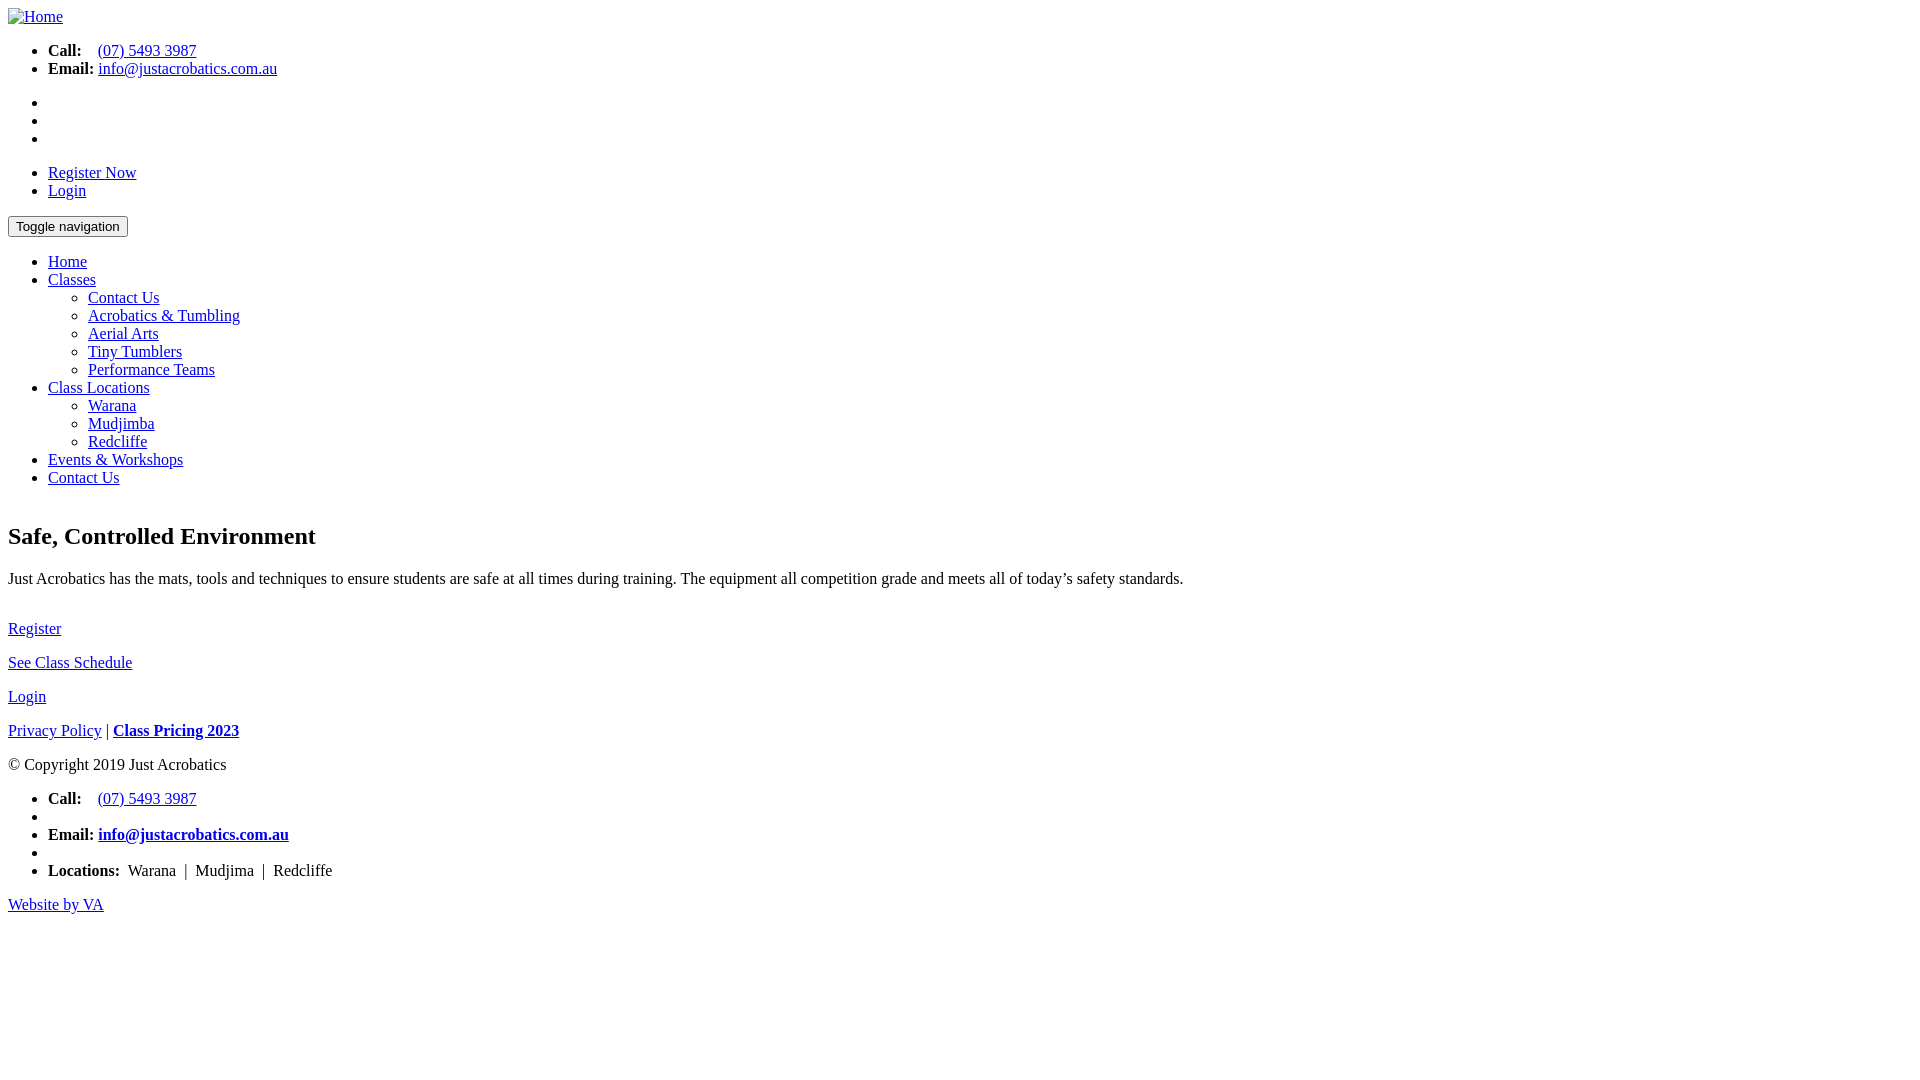 Image resolution: width=1920 pixels, height=1080 pixels. I want to click on 'Register Now', so click(90, 171).